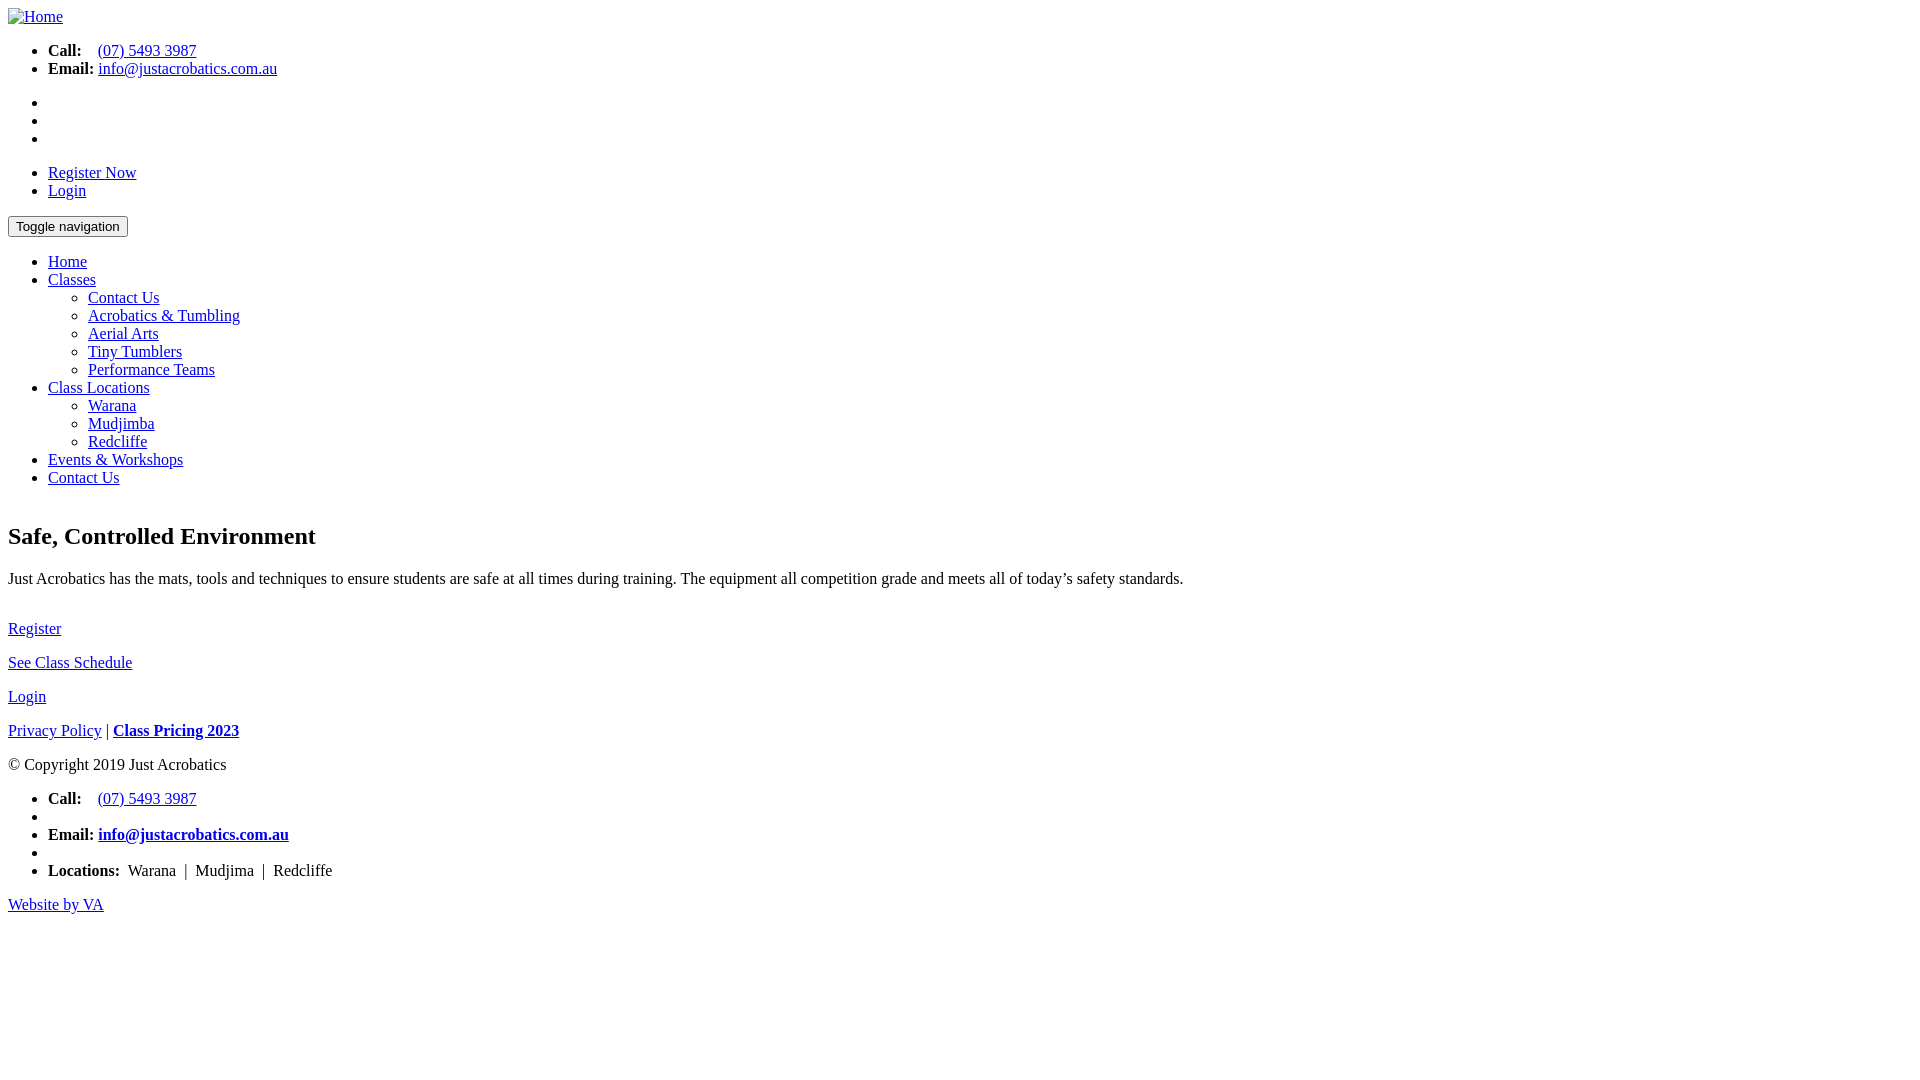 Image resolution: width=1920 pixels, height=1080 pixels. I want to click on 'Register Now', so click(90, 171).